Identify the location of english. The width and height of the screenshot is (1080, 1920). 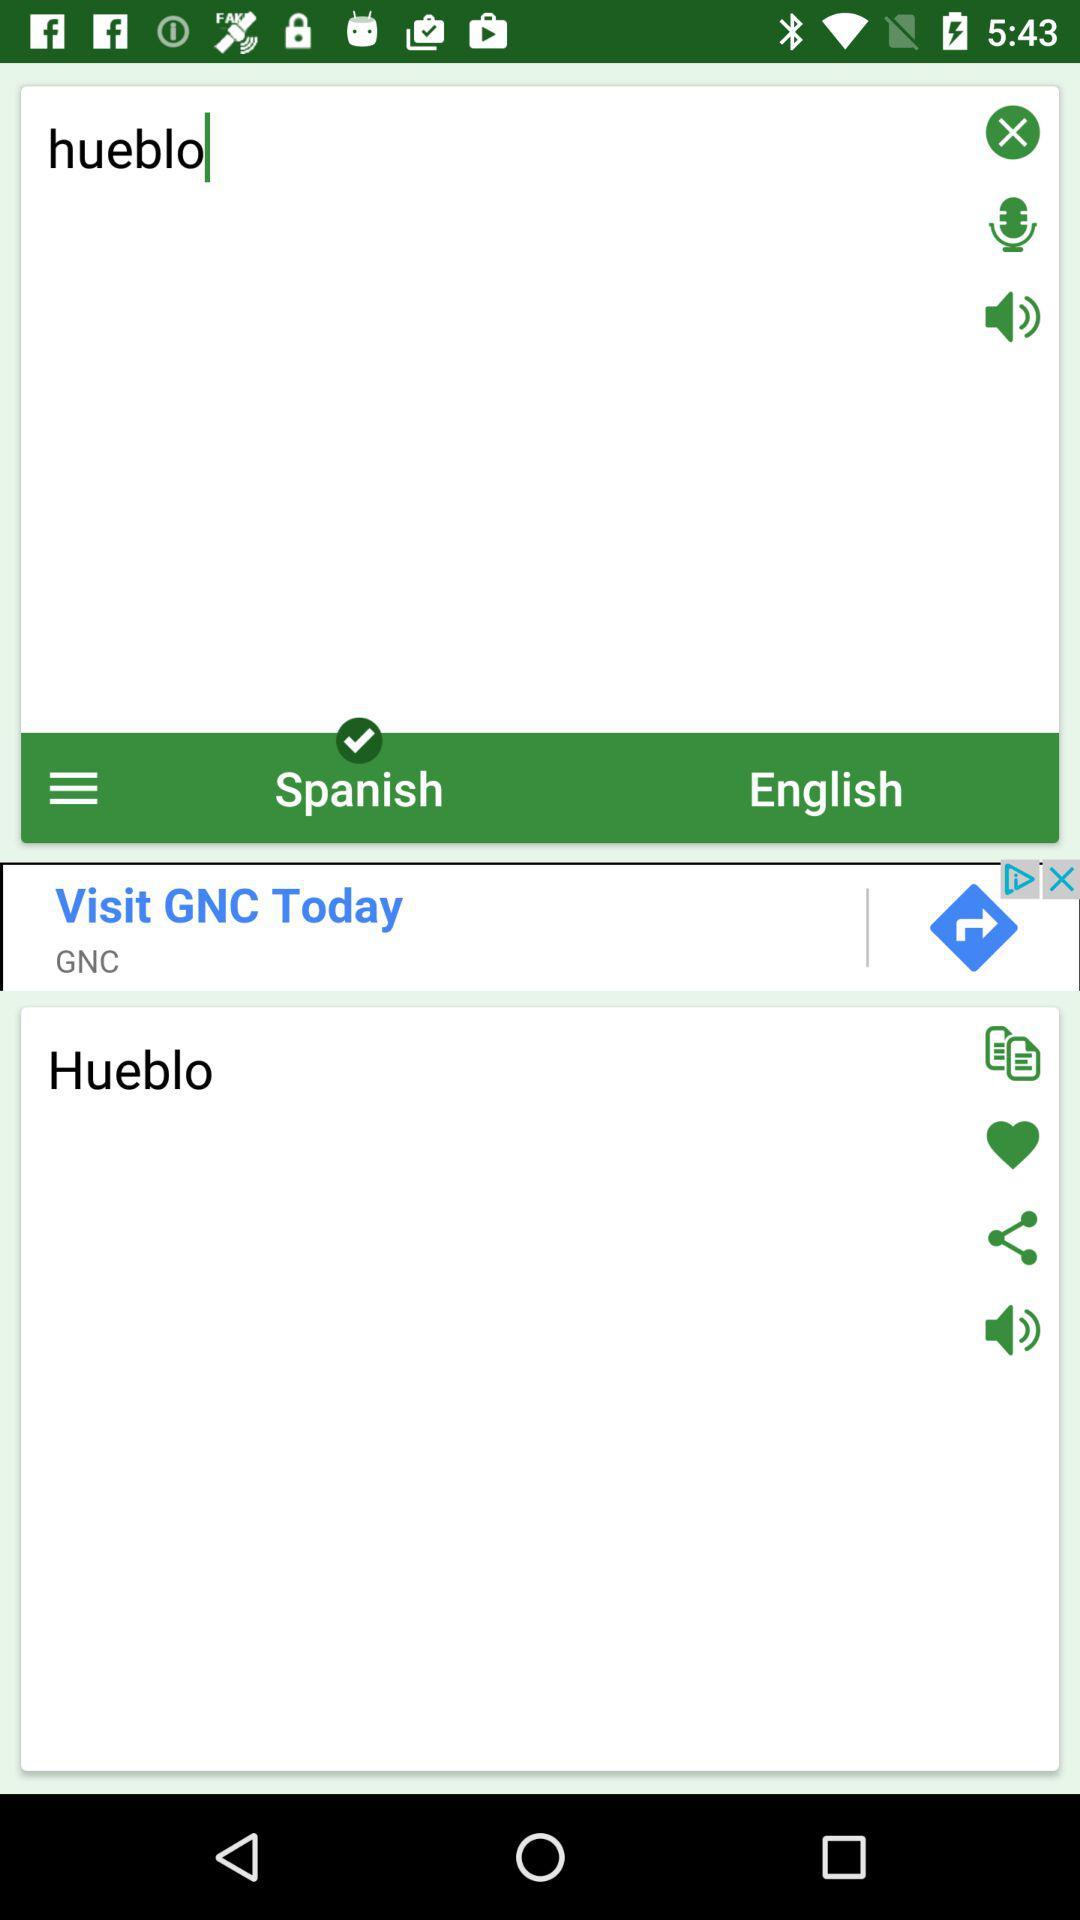
(825, 786).